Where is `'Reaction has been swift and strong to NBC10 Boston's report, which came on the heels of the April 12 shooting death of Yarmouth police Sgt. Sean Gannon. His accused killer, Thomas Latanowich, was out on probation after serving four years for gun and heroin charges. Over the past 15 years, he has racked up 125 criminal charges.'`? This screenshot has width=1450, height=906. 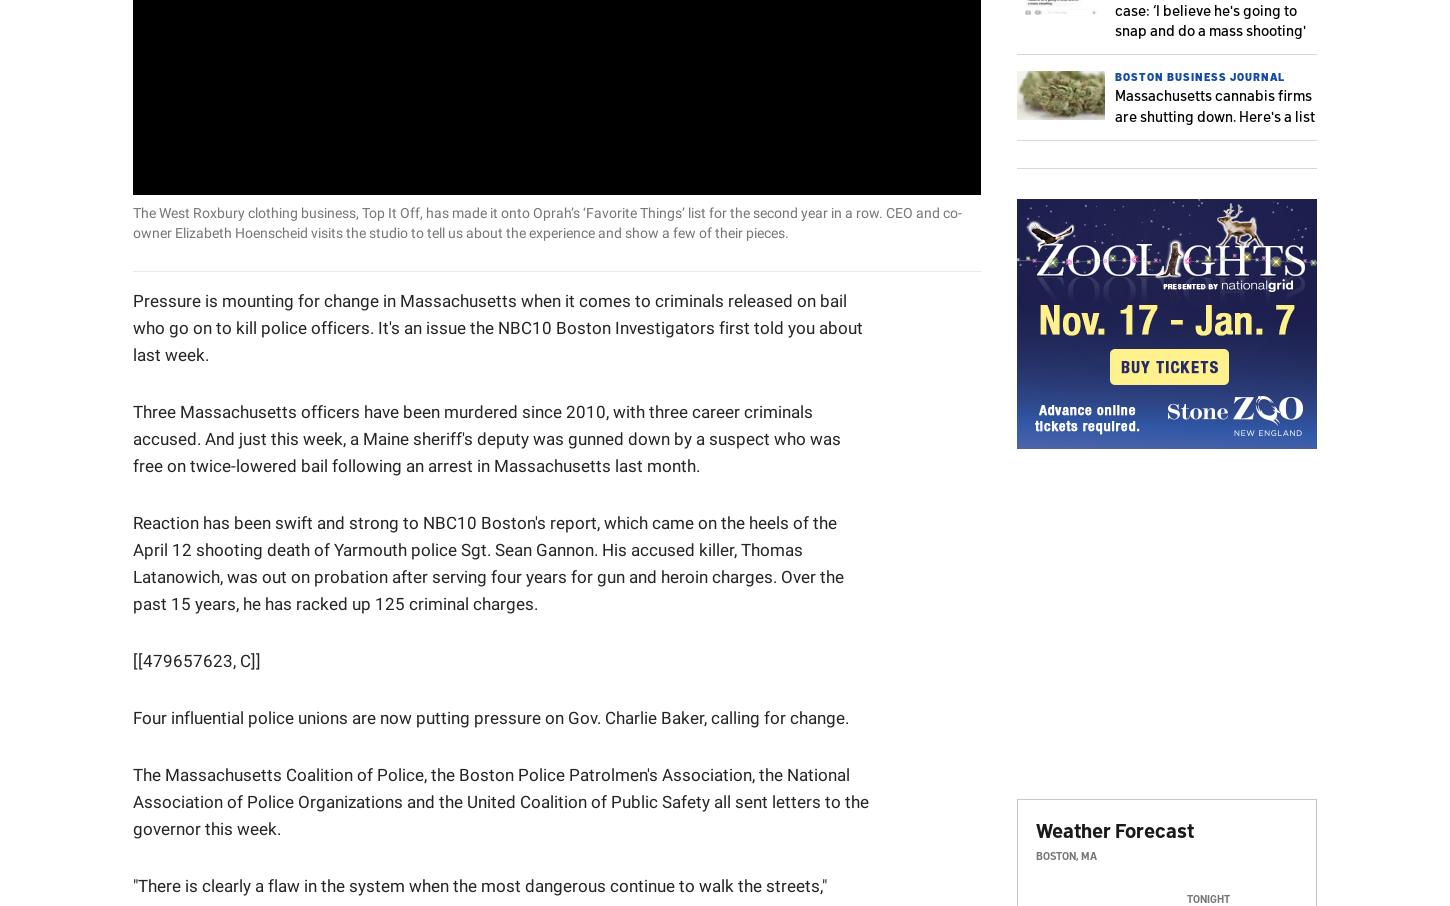
'Reaction has been swift and strong to NBC10 Boston's report, which came on the heels of the April 12 shooting death of Yarmouth police Sgt. Sean Gannon. His accused killer, Thomas Latanowich, was out on probation after serving four years for gun and heroin charges. Over the past 15 years, he has racked up 125 criminal charges.' is located at coordinates (488, 561).